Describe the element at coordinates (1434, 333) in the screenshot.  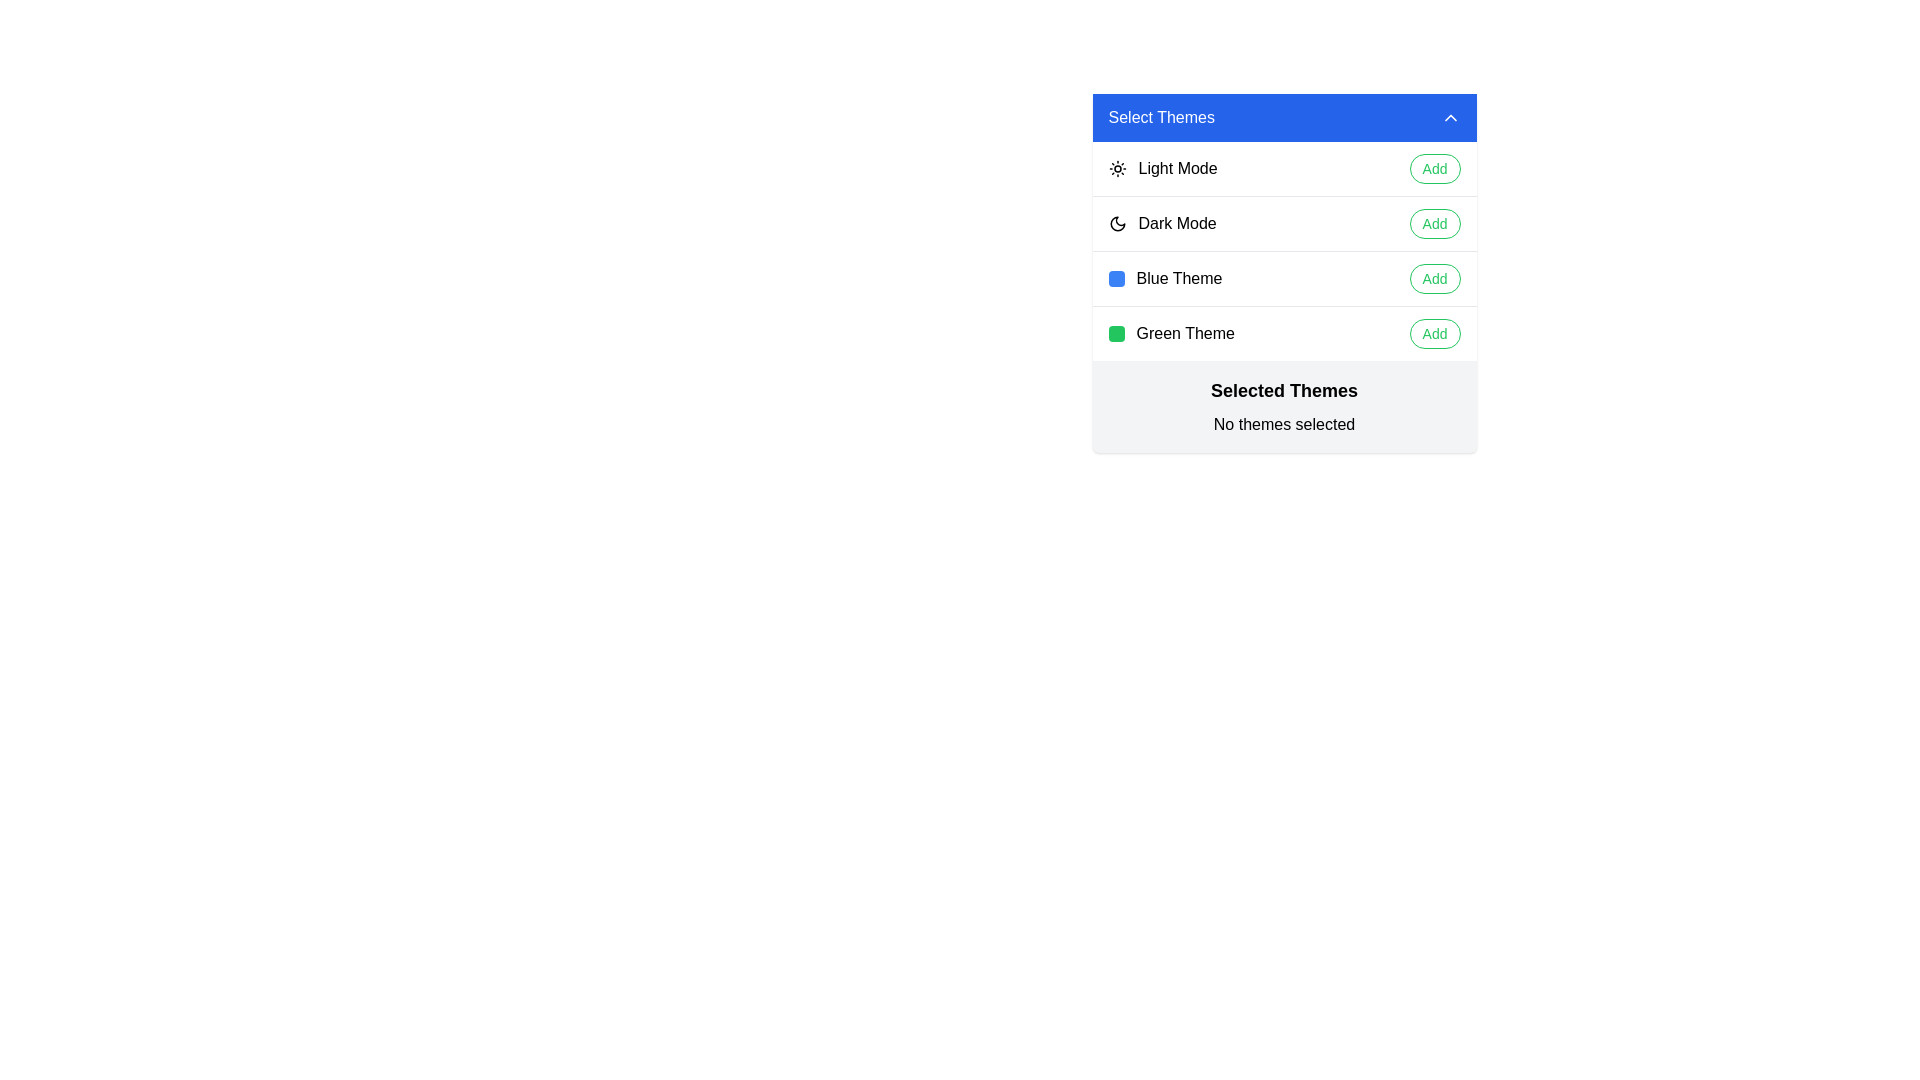
I see `the 'Add' button with a green border located in the rightmost position of the 'Green Theme' row to trigger any tooltip or visual feedback` at that location.